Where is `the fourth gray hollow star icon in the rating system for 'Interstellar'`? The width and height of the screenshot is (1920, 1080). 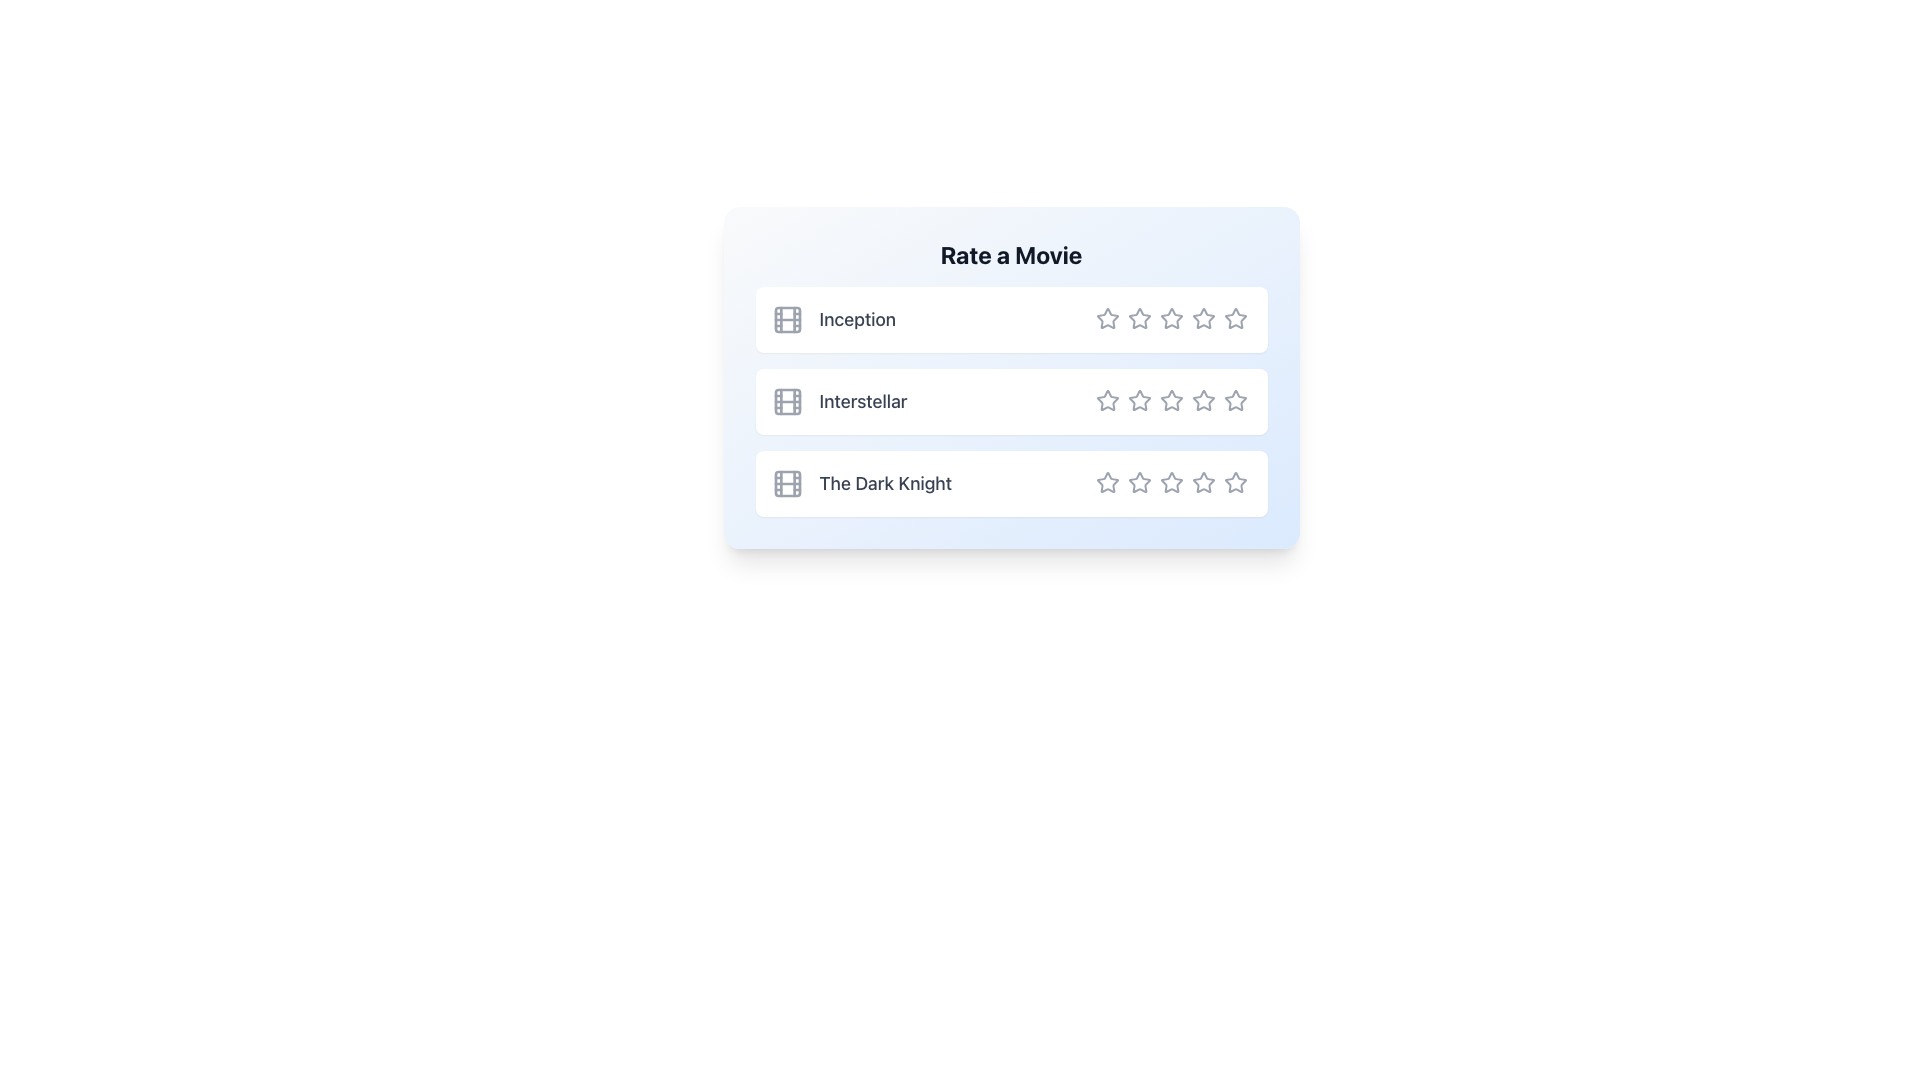
the fourth gray hollow star icon in the rating system for 'Interstellar' is located at coordinates (1234, 400).